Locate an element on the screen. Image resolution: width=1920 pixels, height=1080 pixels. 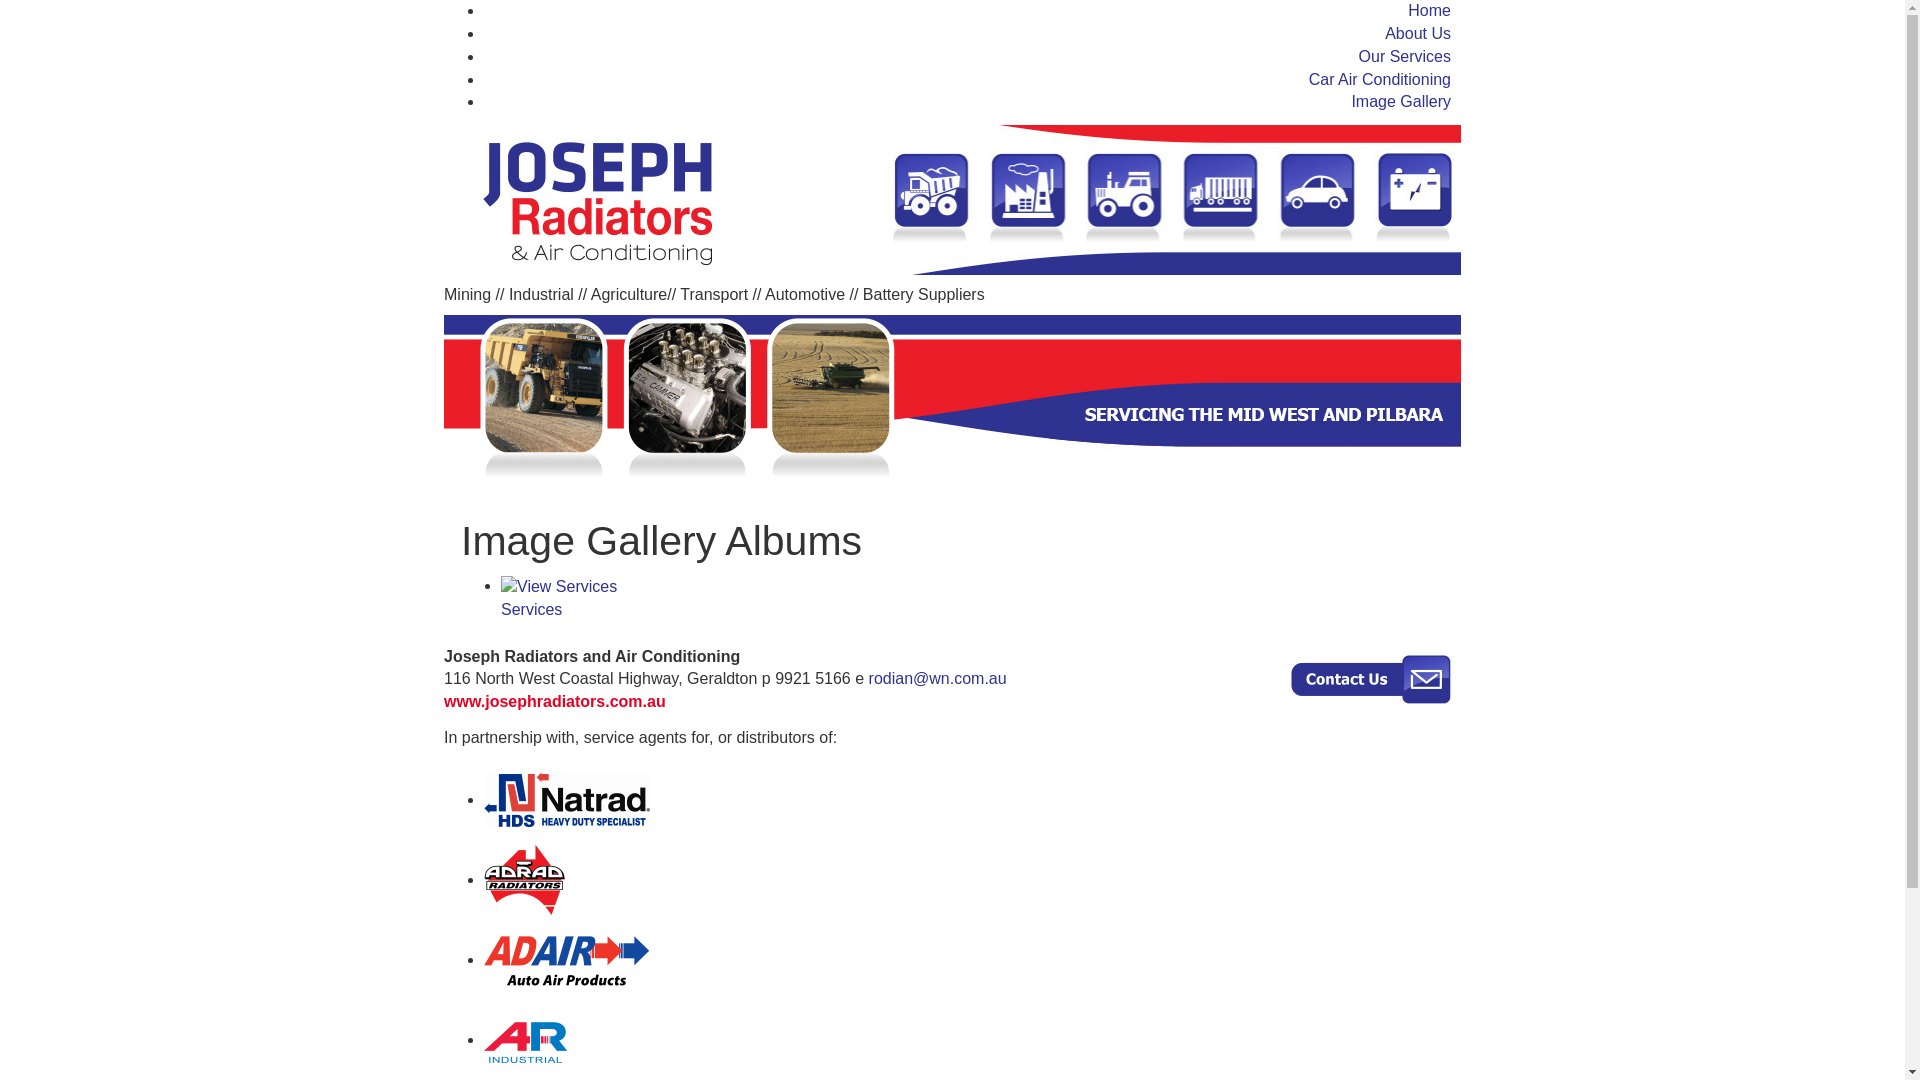
'www.josephradiators.com.au' is located at coordinates (555, 700).